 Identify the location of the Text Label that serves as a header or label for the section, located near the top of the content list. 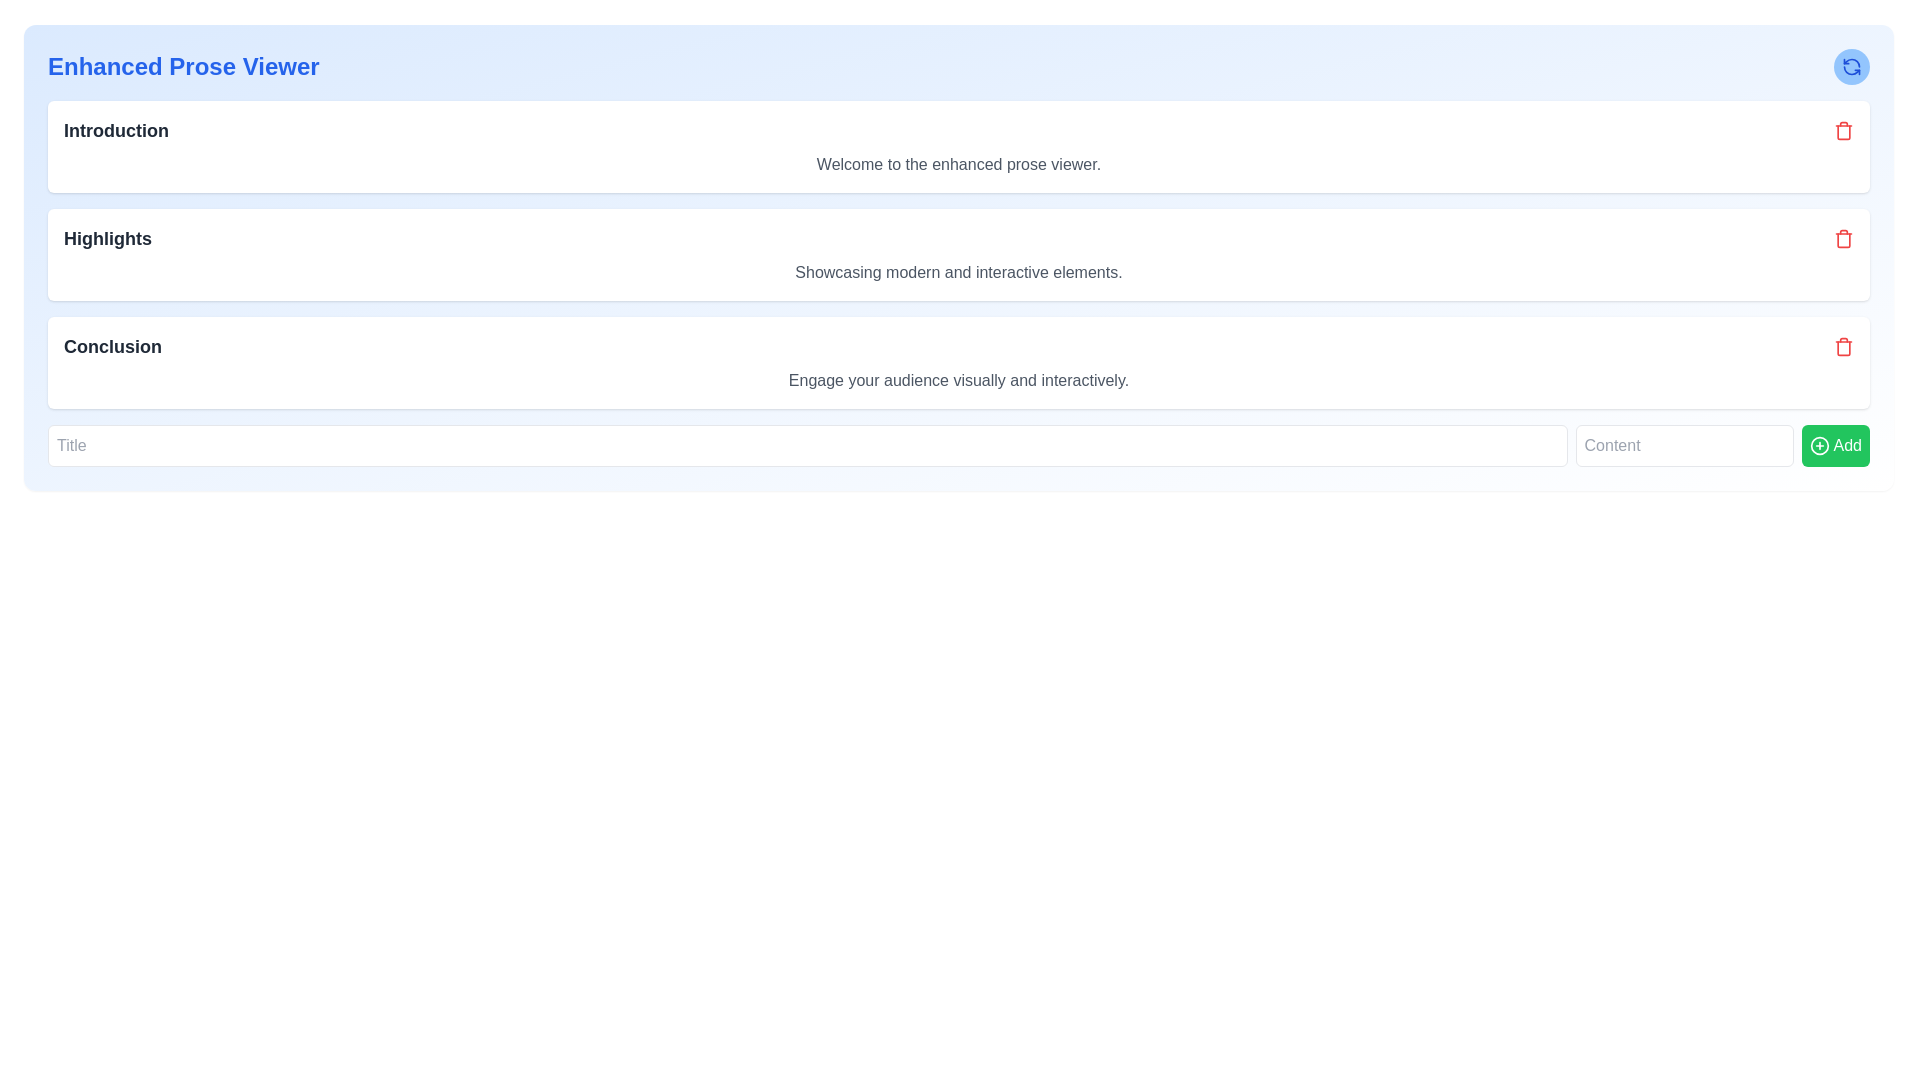
(115, 131).